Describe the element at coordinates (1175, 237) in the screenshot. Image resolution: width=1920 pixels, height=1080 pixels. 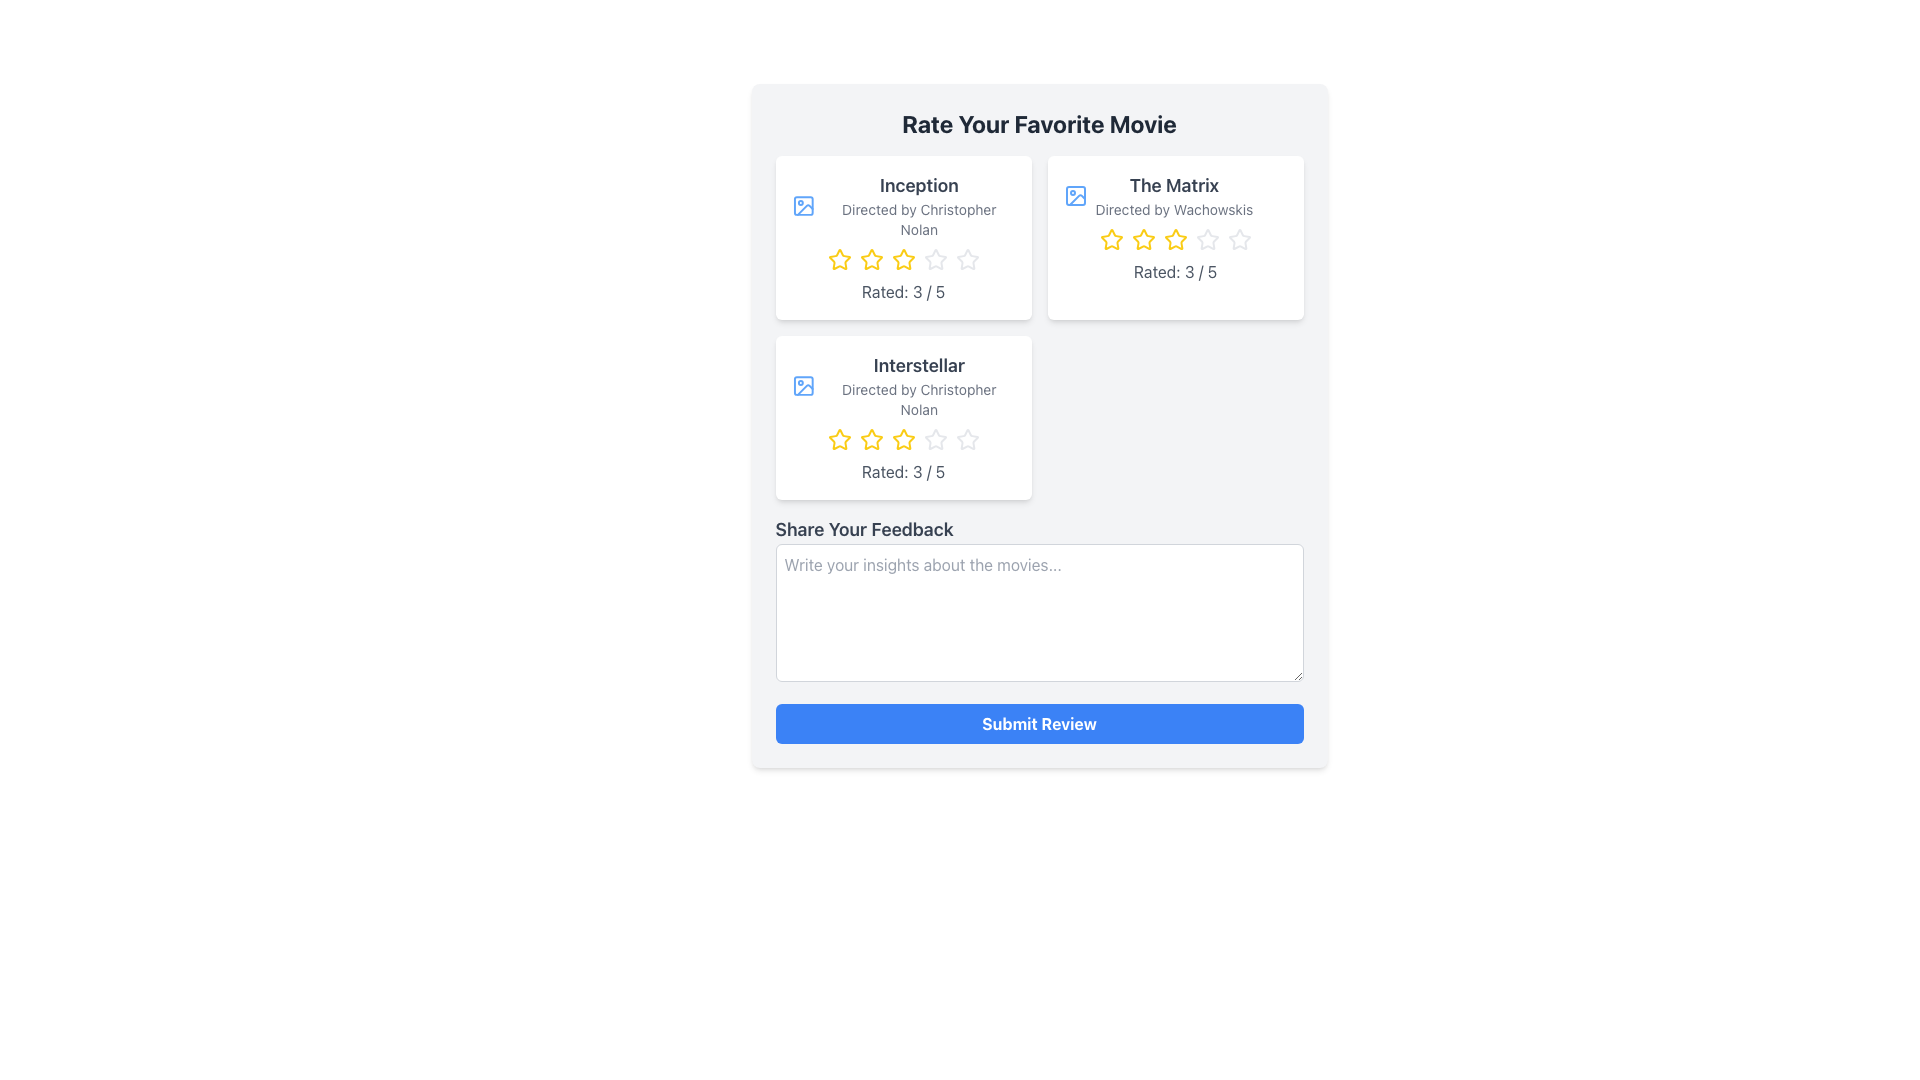
I see `a star in the 'The Matrix' movie card to rate the movie, which is the second card under the 'Rate Your Favorite Movie' section` at that location.